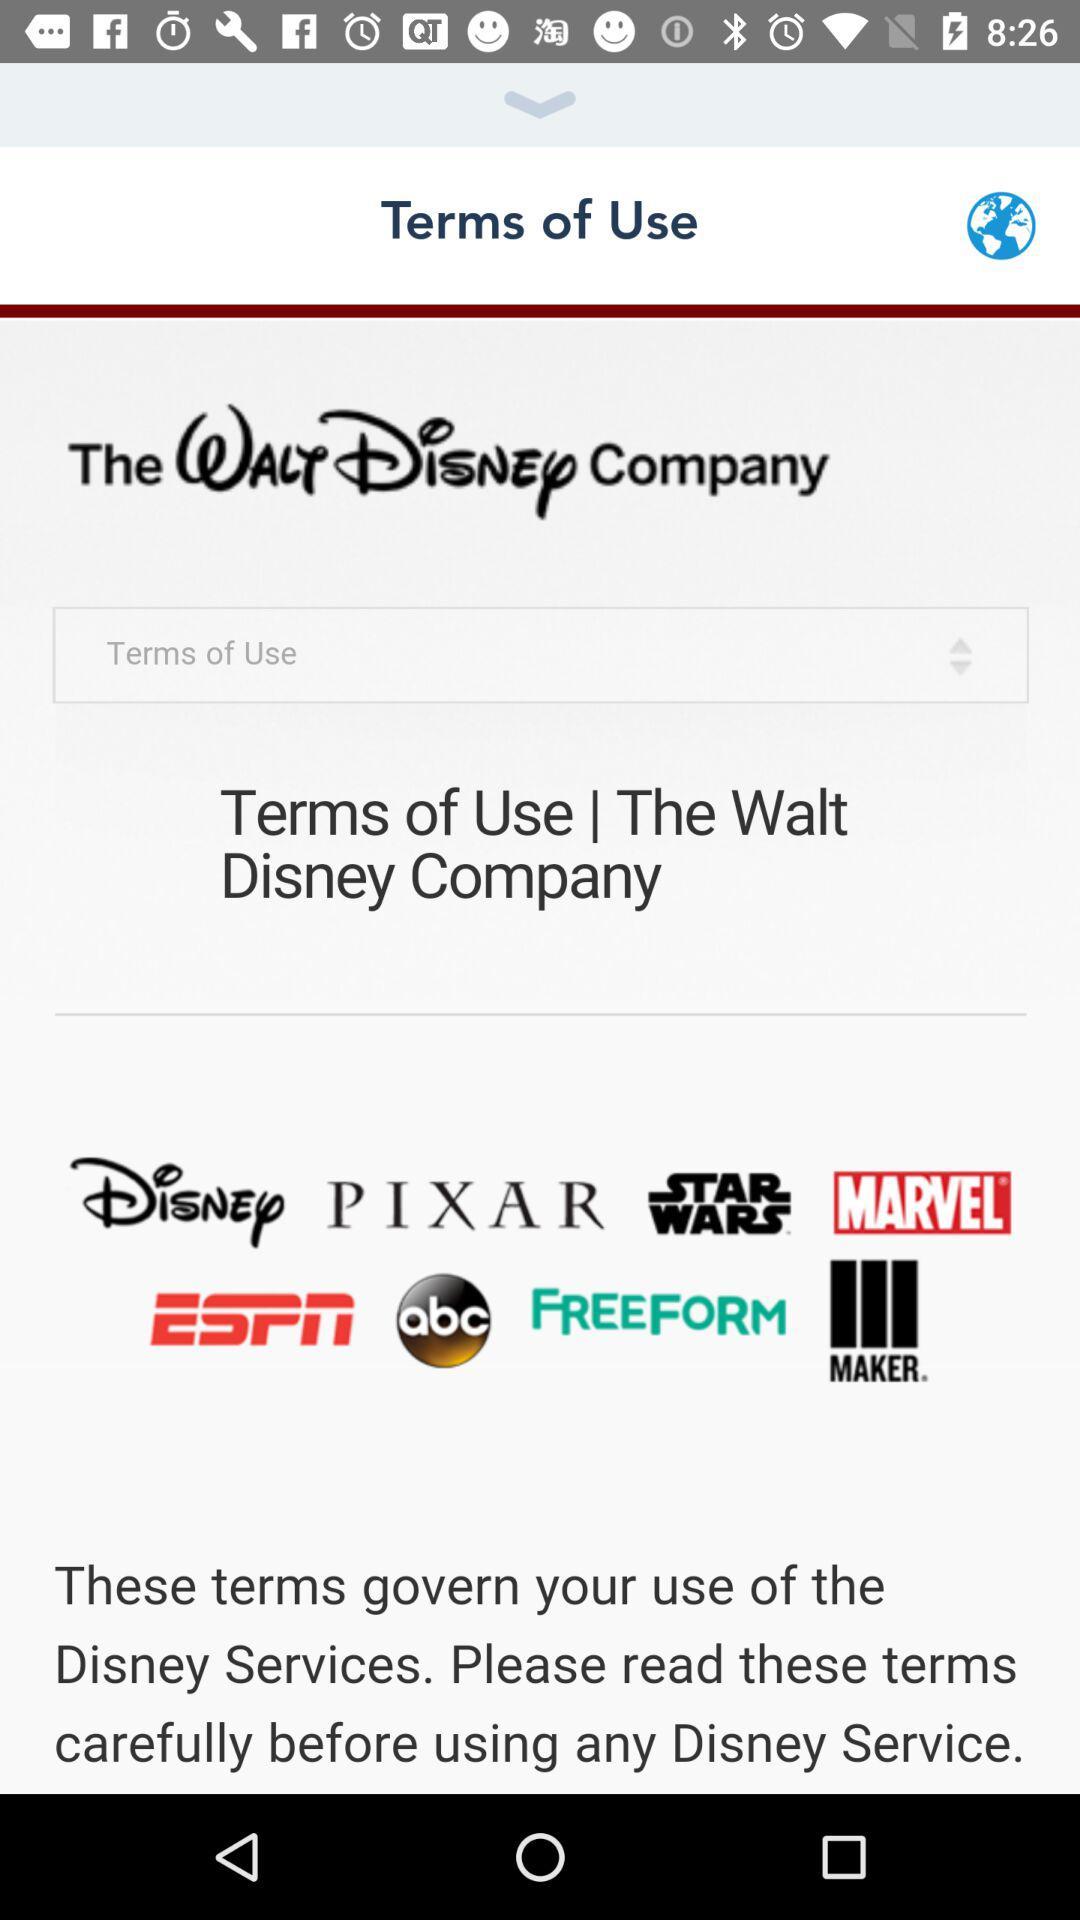 This screenshot has width=1080, height=1920. Describe the element at coordinates (540, 1048) in the screenshot. I see `terms of use` at that location.